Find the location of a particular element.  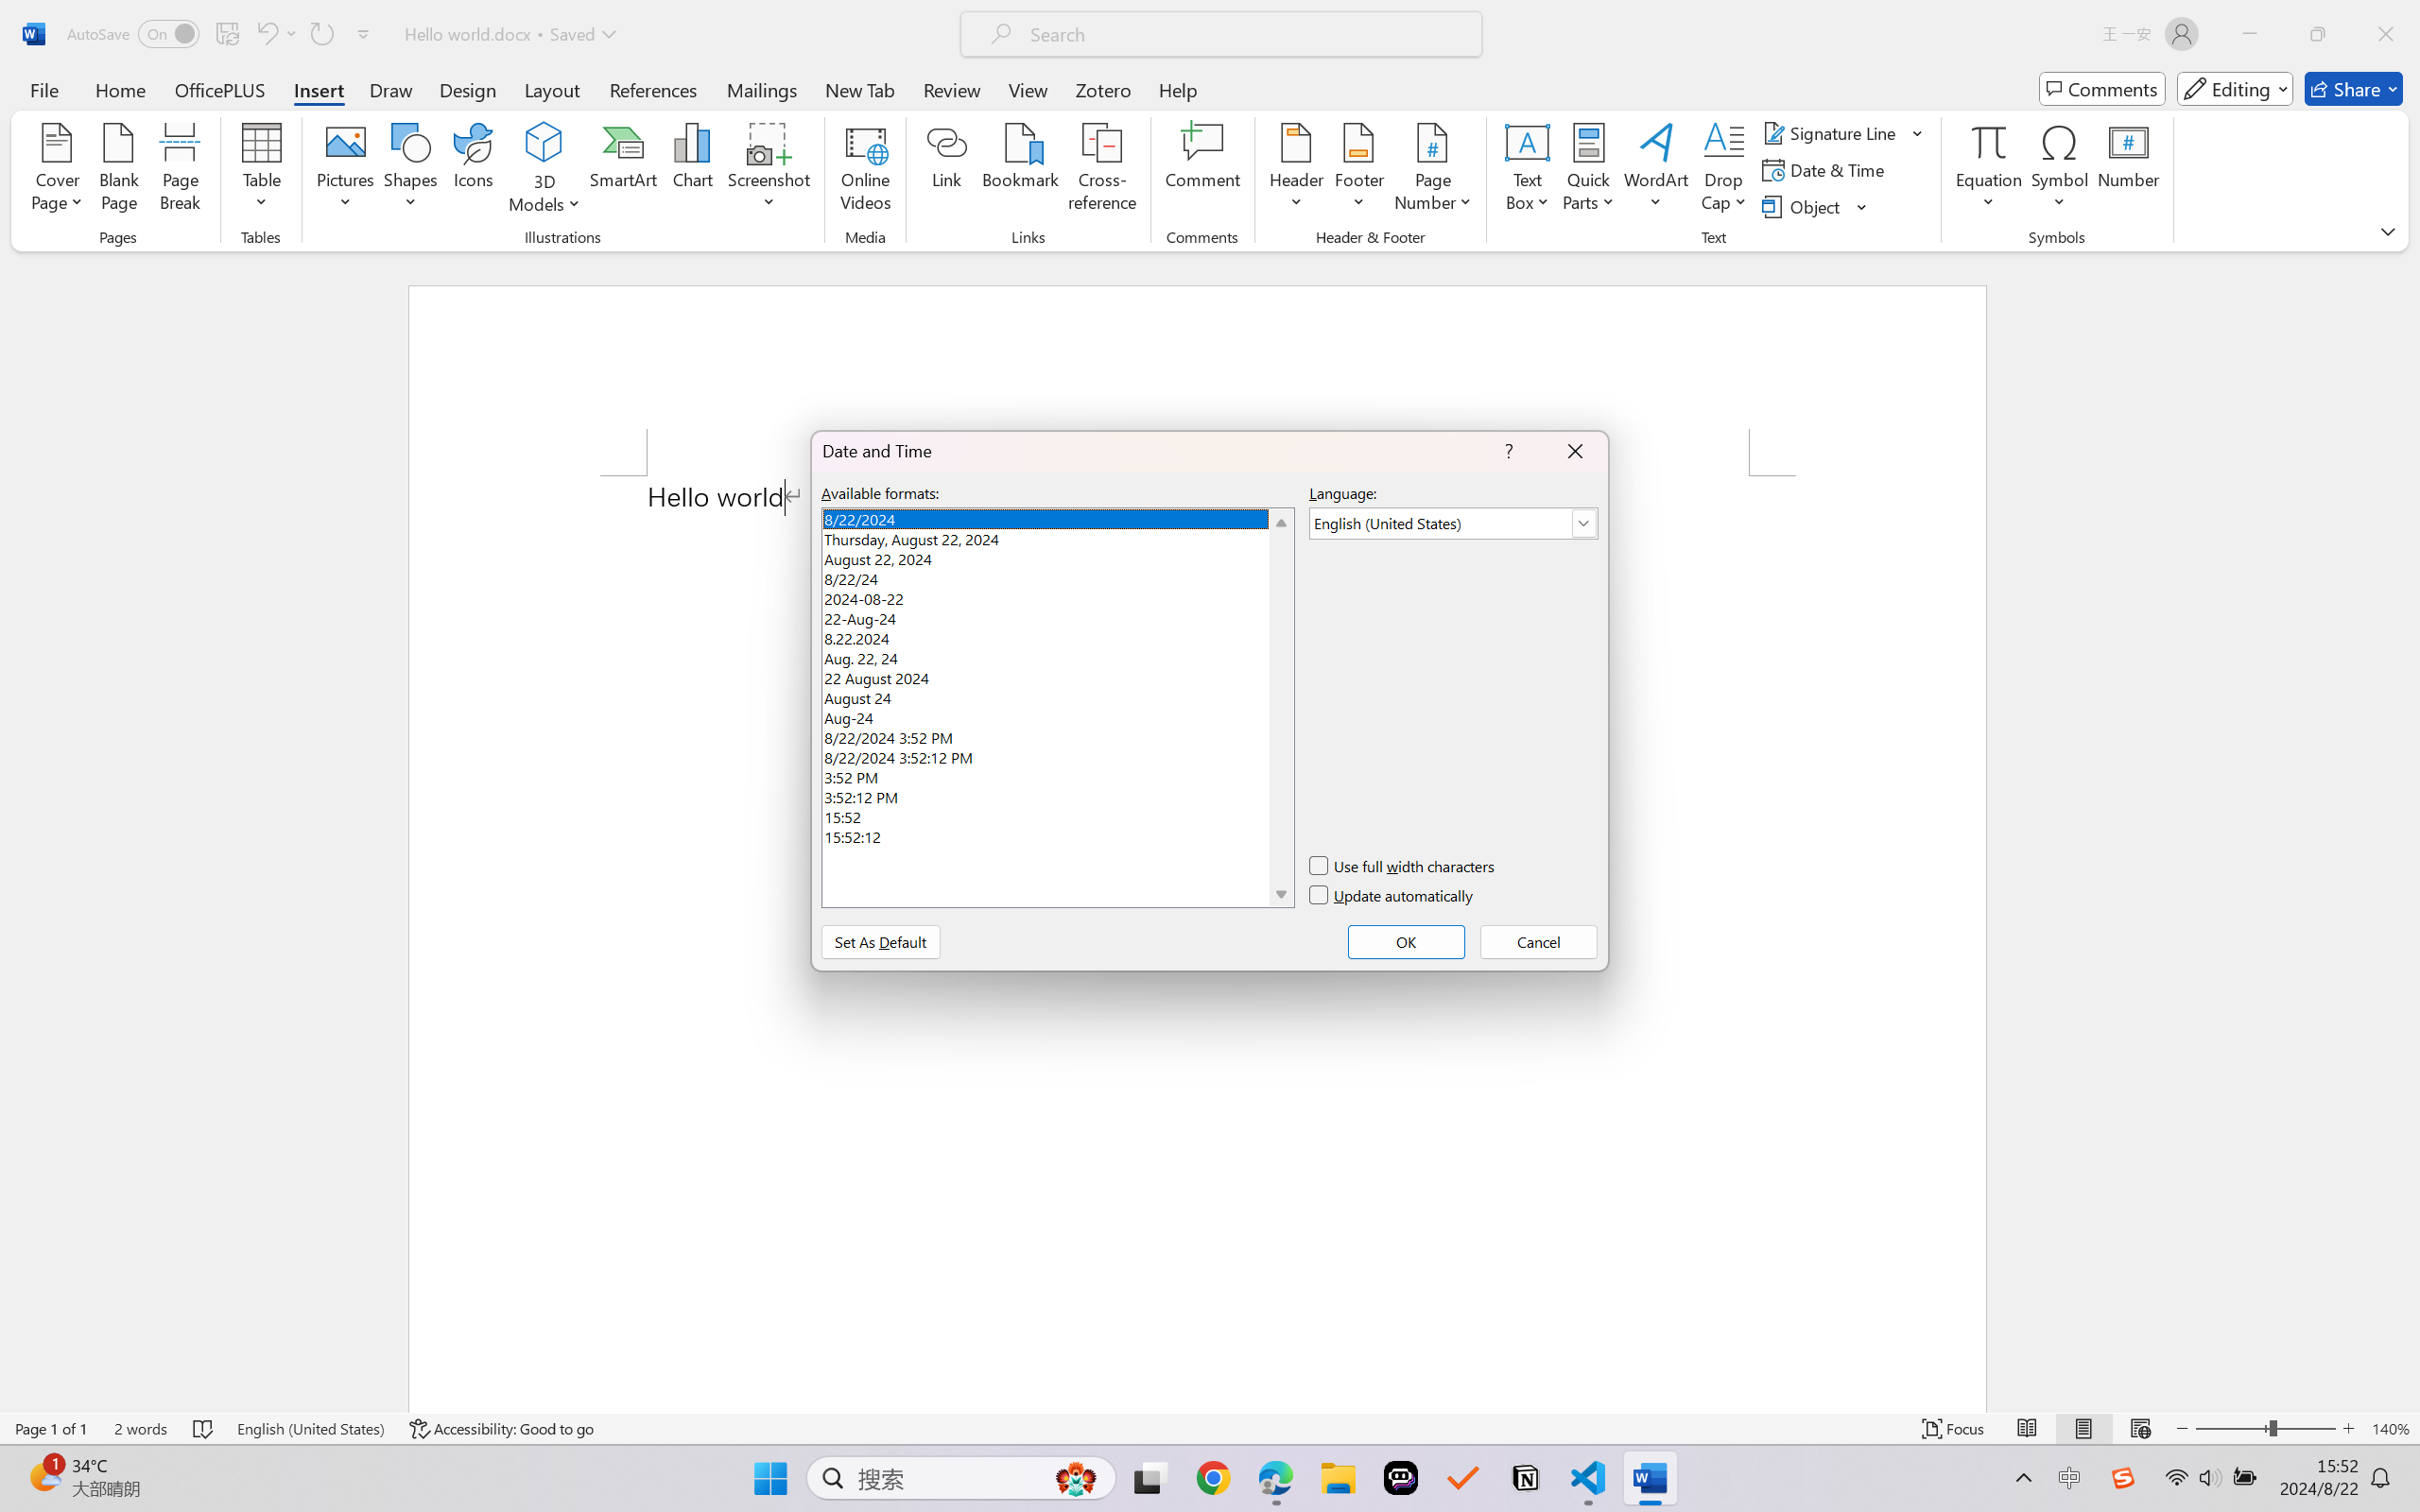

'Cover Page' is located at coordinates (57, 170).